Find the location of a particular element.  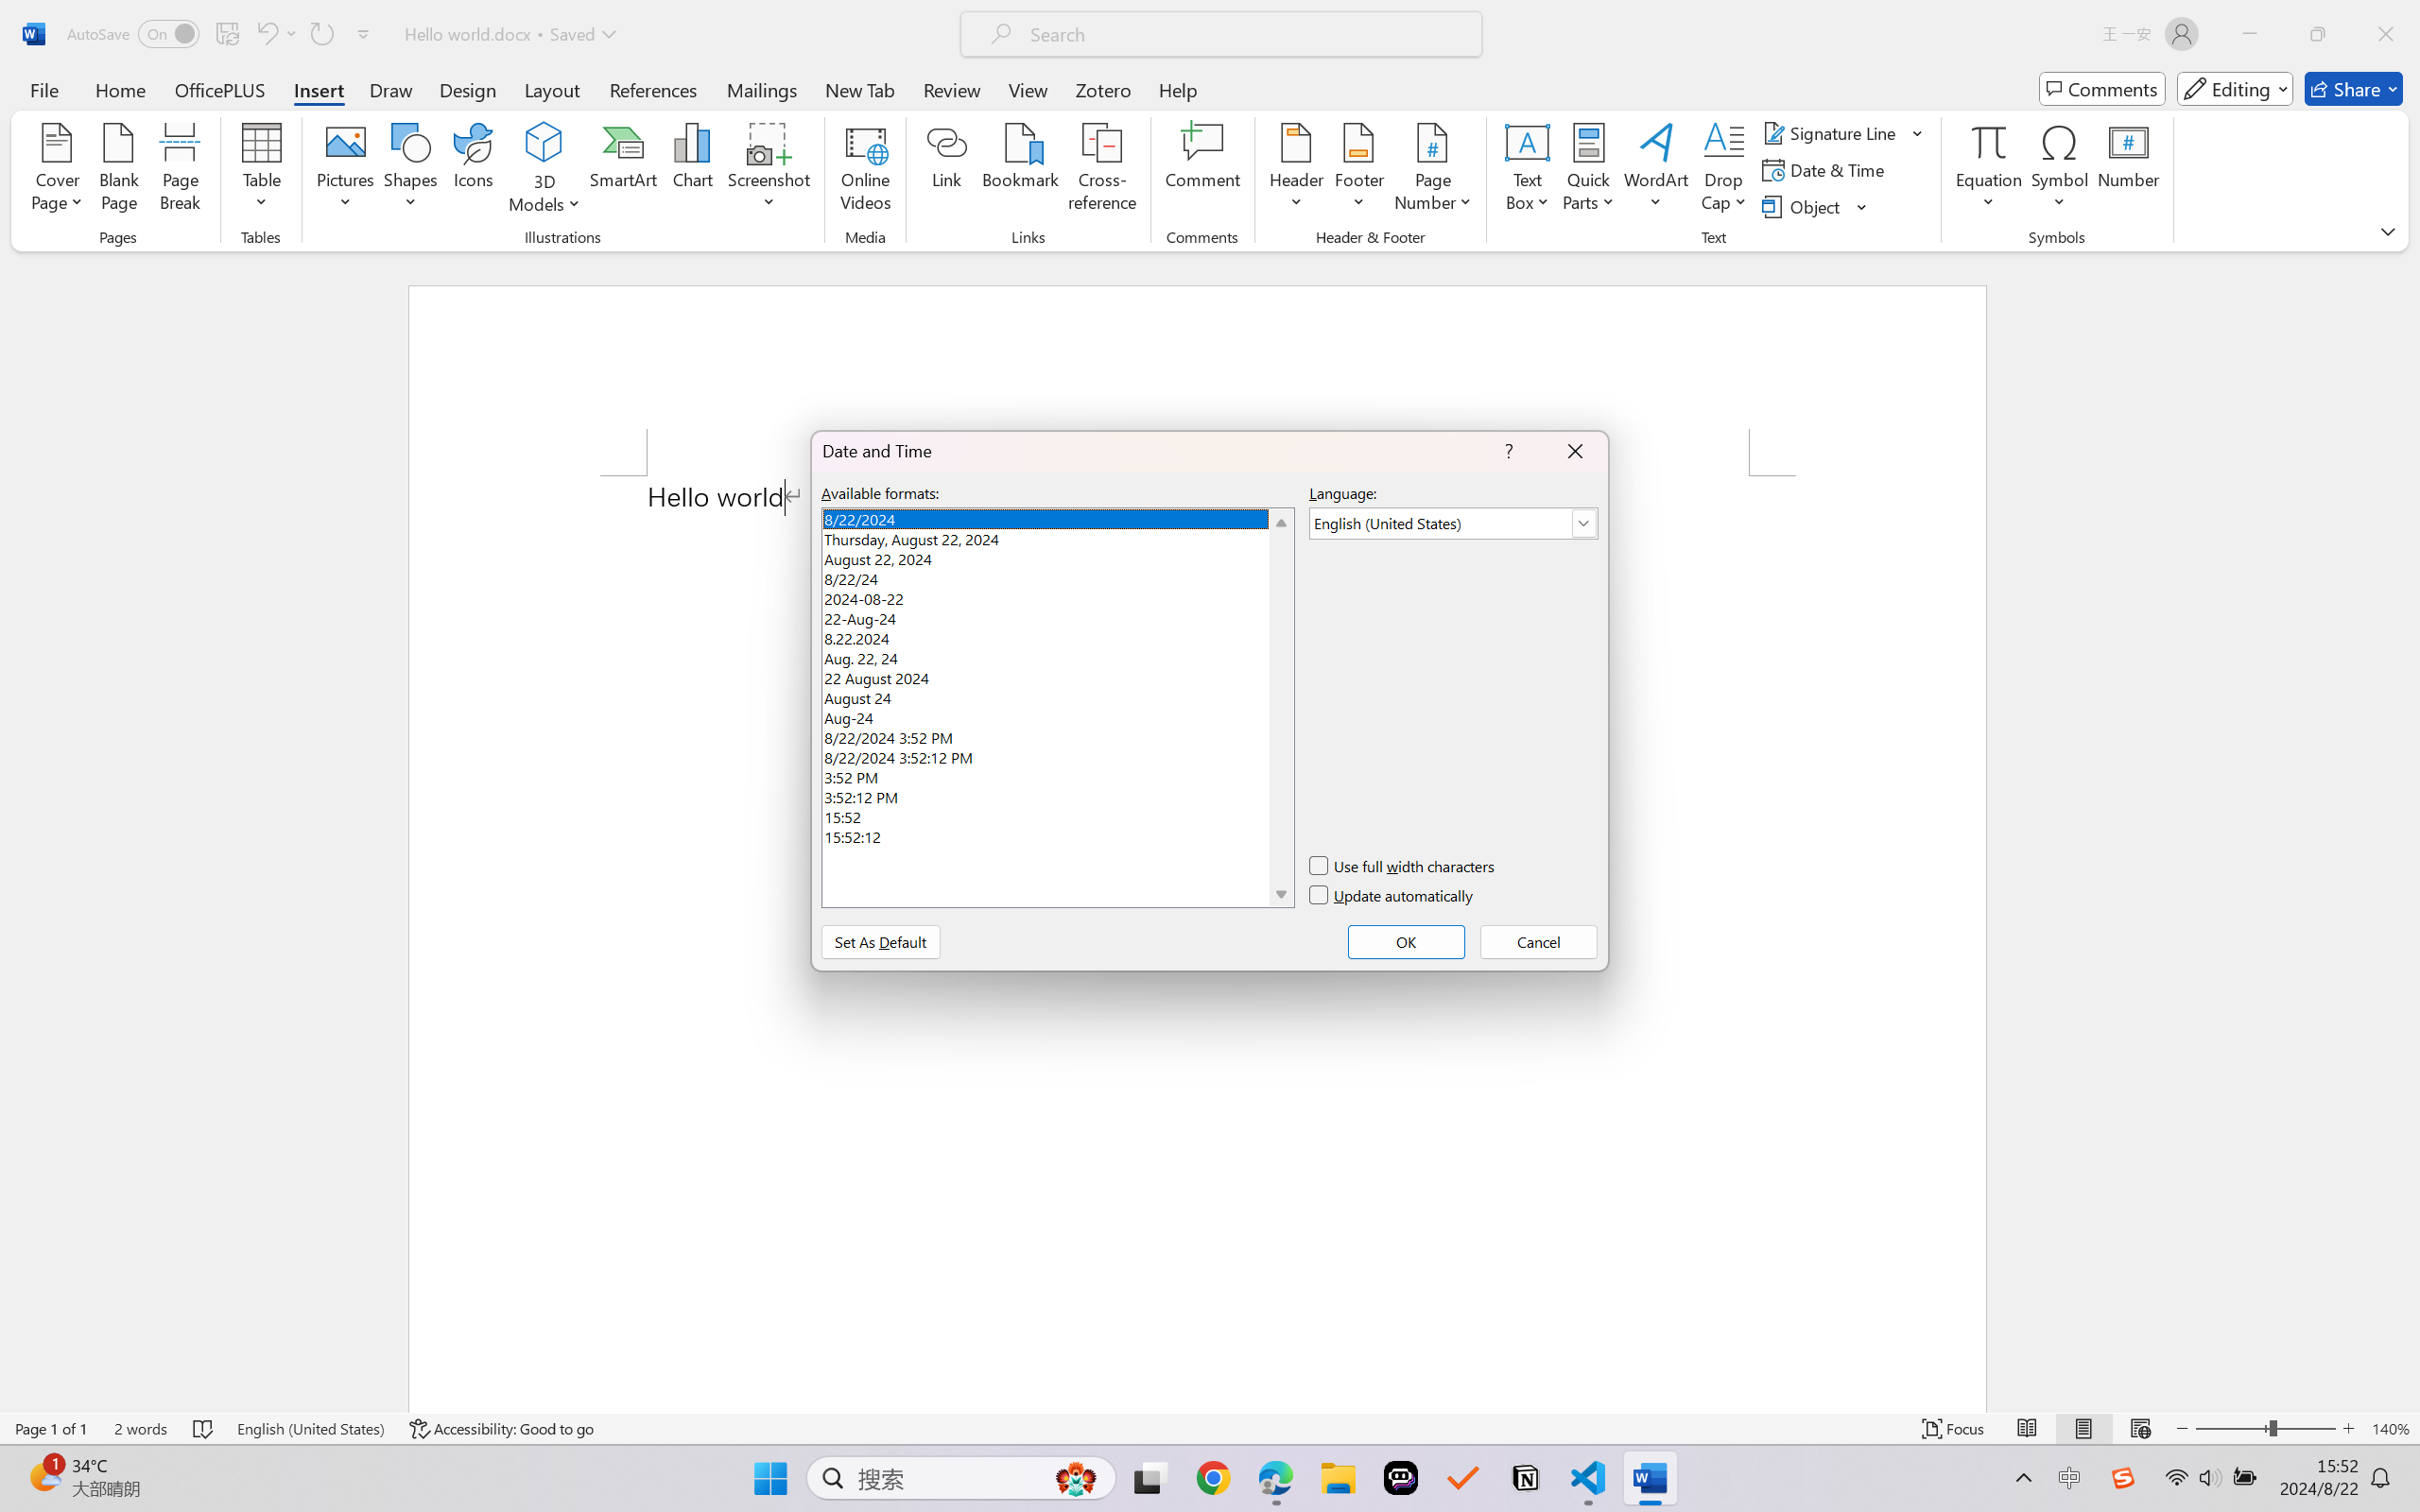

'Cover Page' is located at coordinates (57, 170).